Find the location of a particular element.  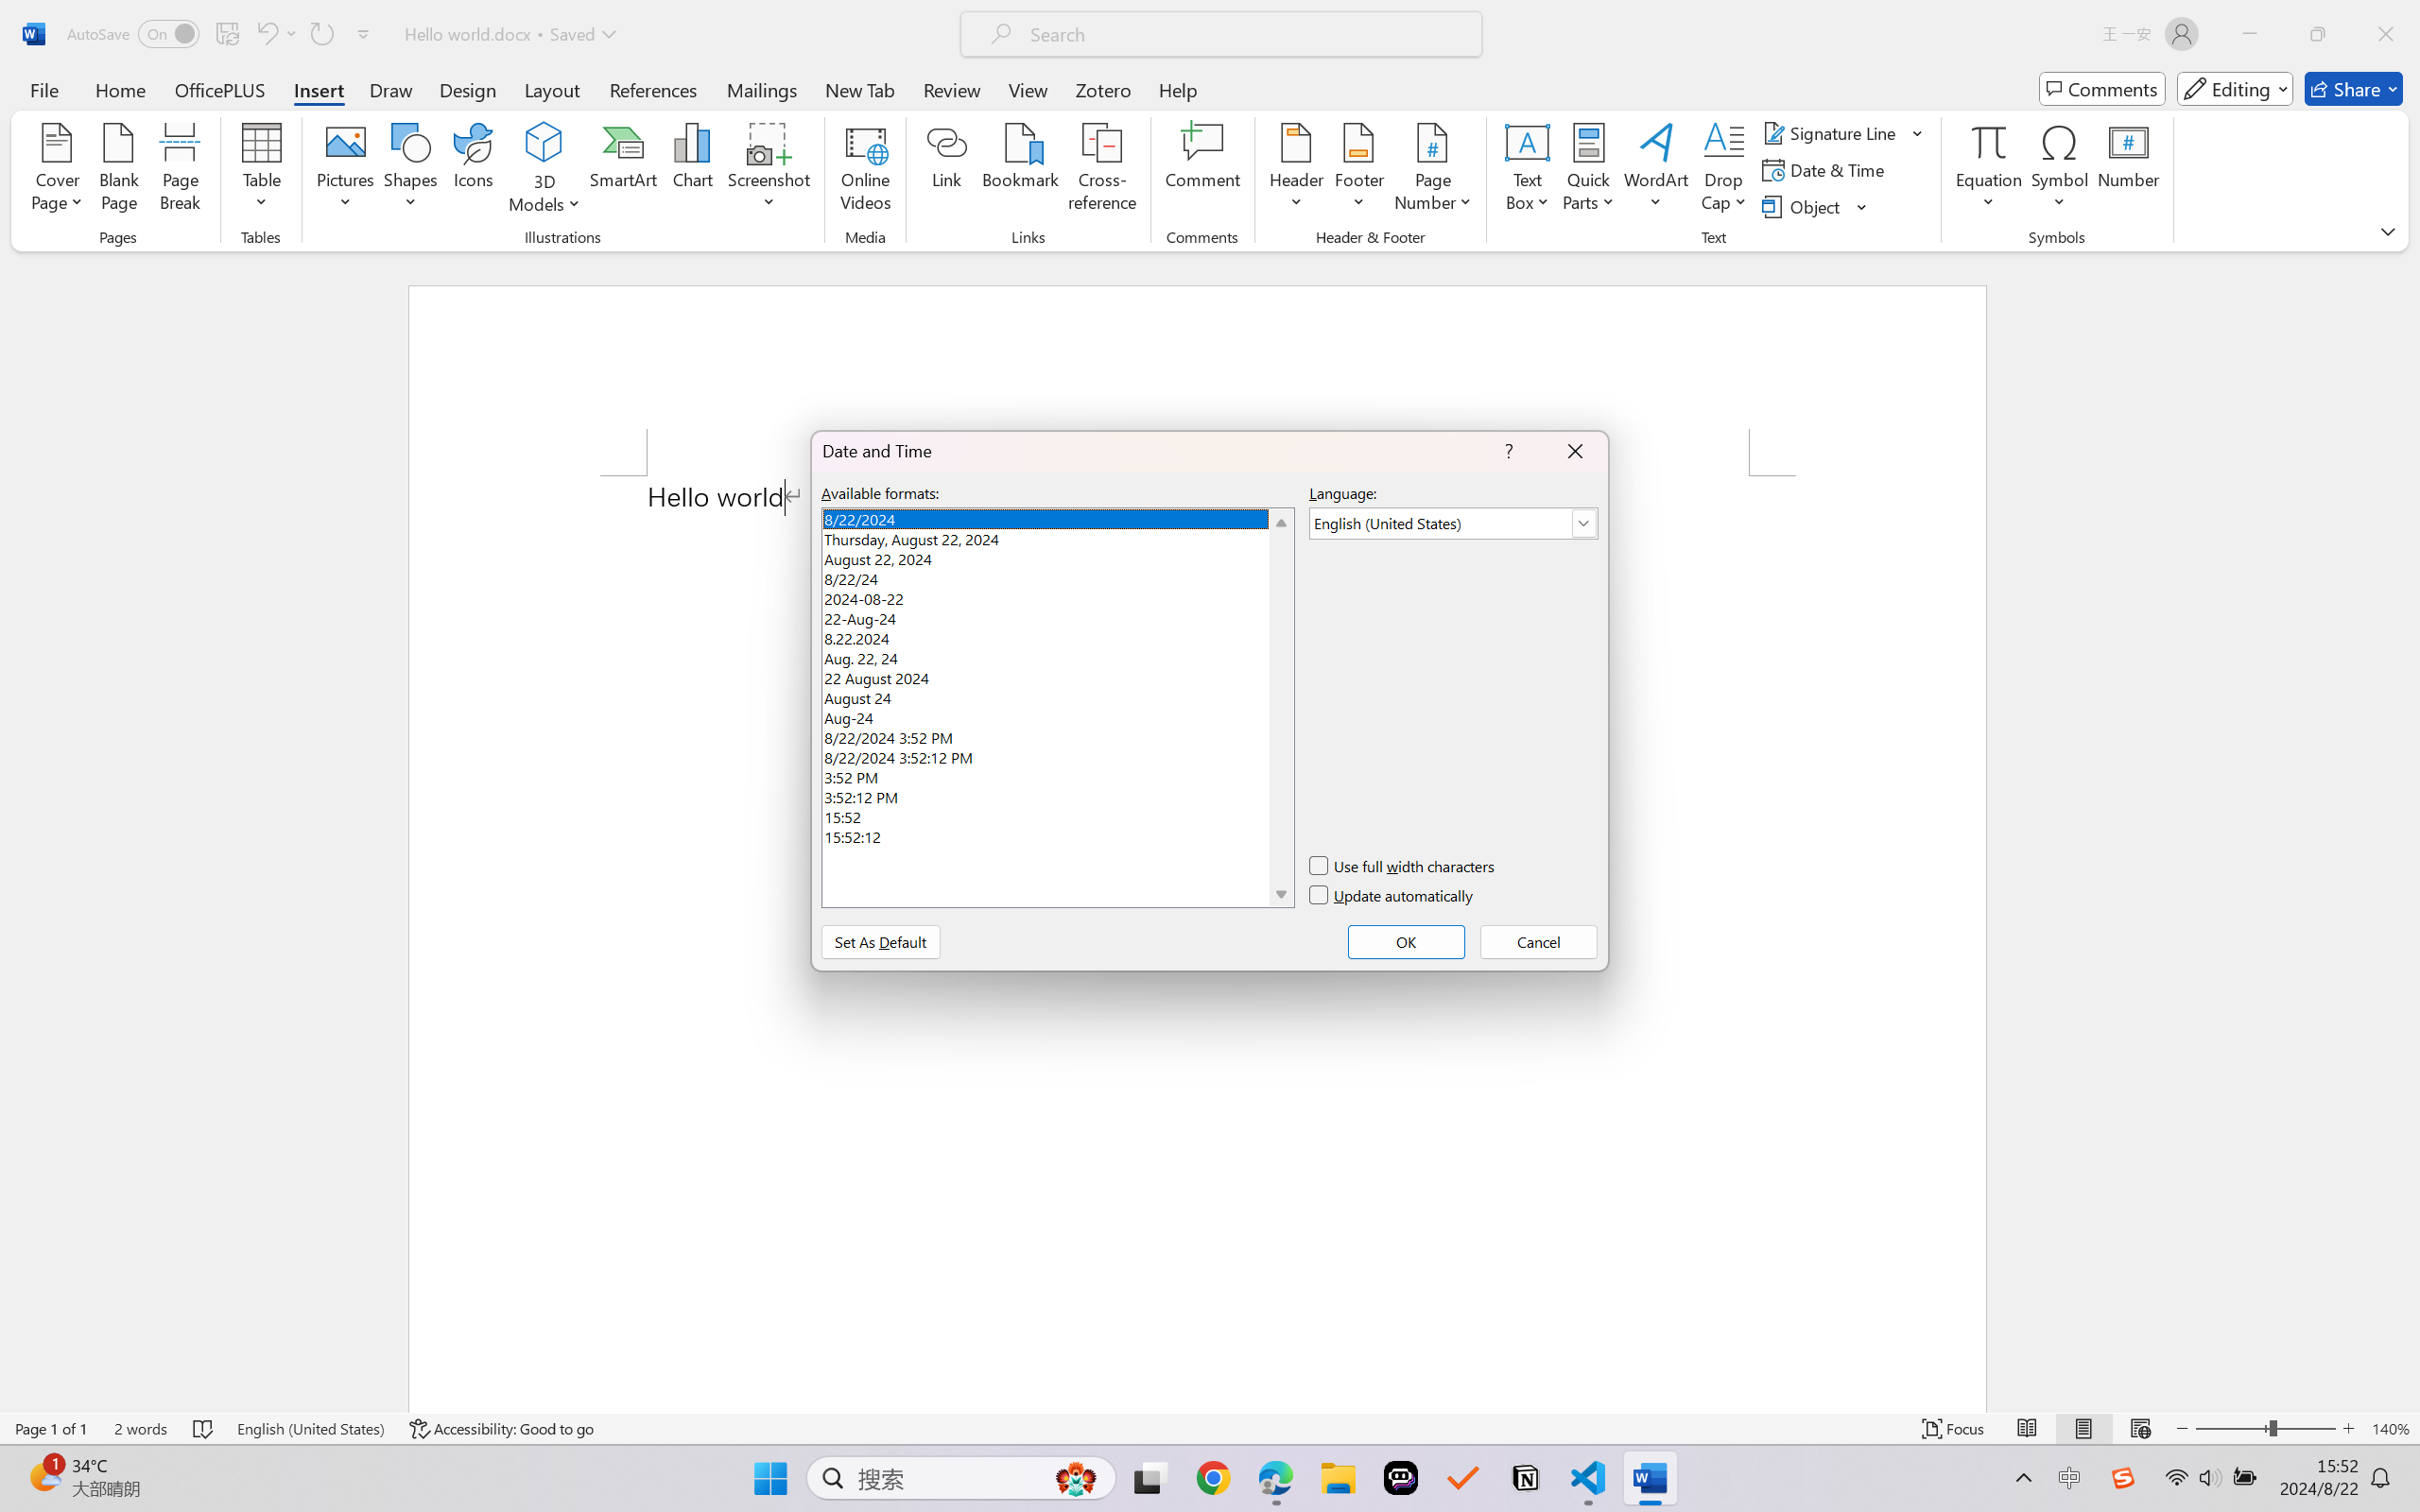

'Cover Page' is located at coordinates (57, 170).